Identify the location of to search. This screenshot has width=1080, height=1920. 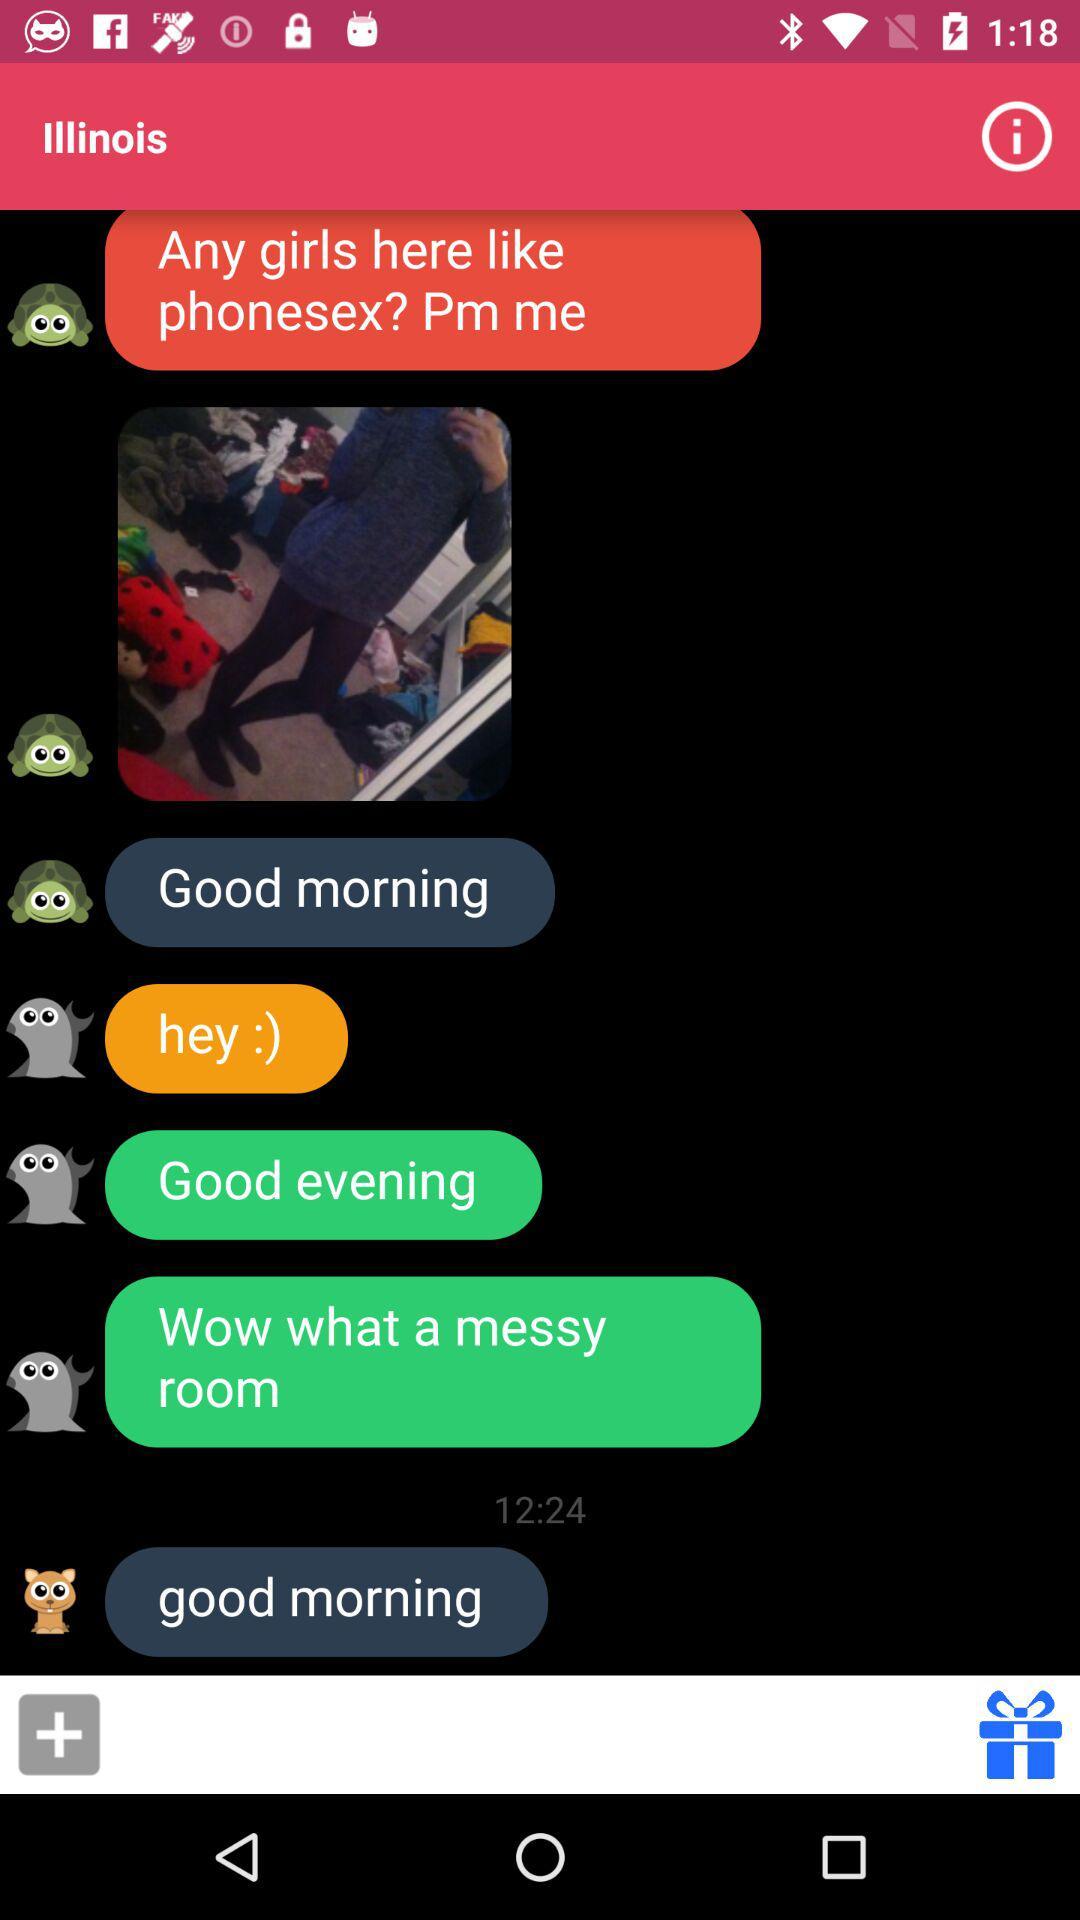
(546, 1733).